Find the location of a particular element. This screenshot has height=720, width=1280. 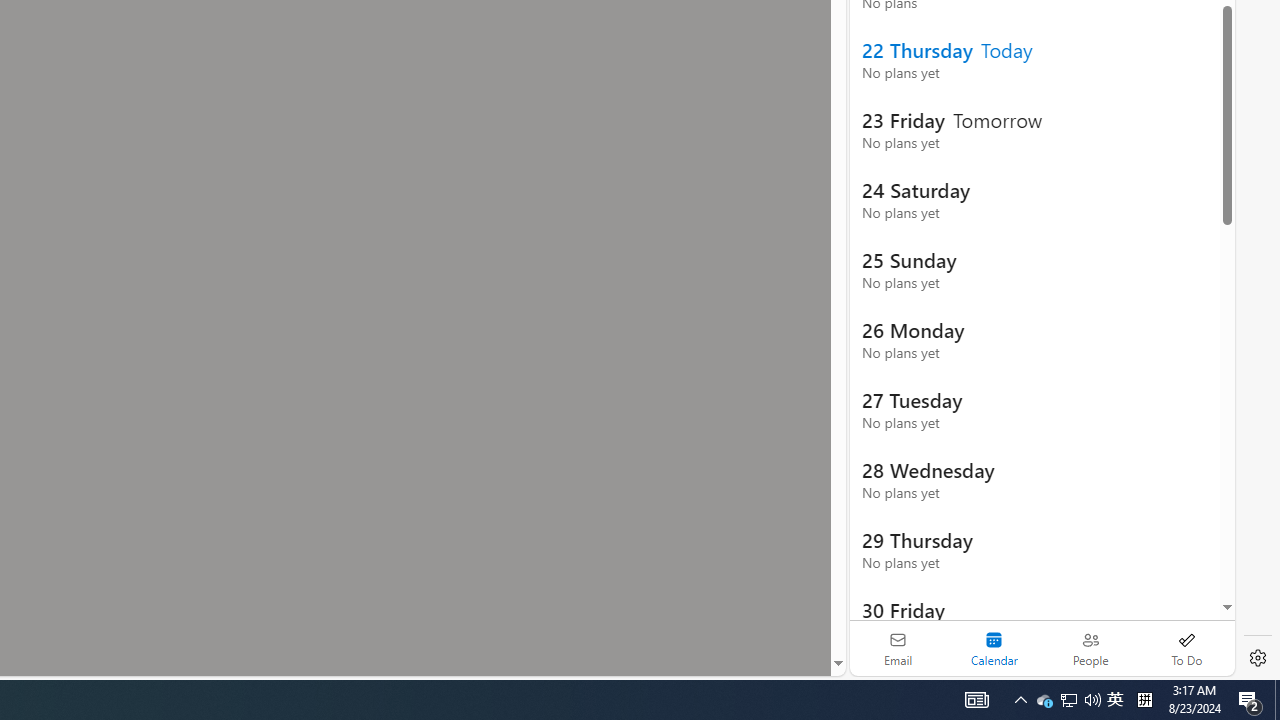

'People' is located at coordinates (1089, 648).